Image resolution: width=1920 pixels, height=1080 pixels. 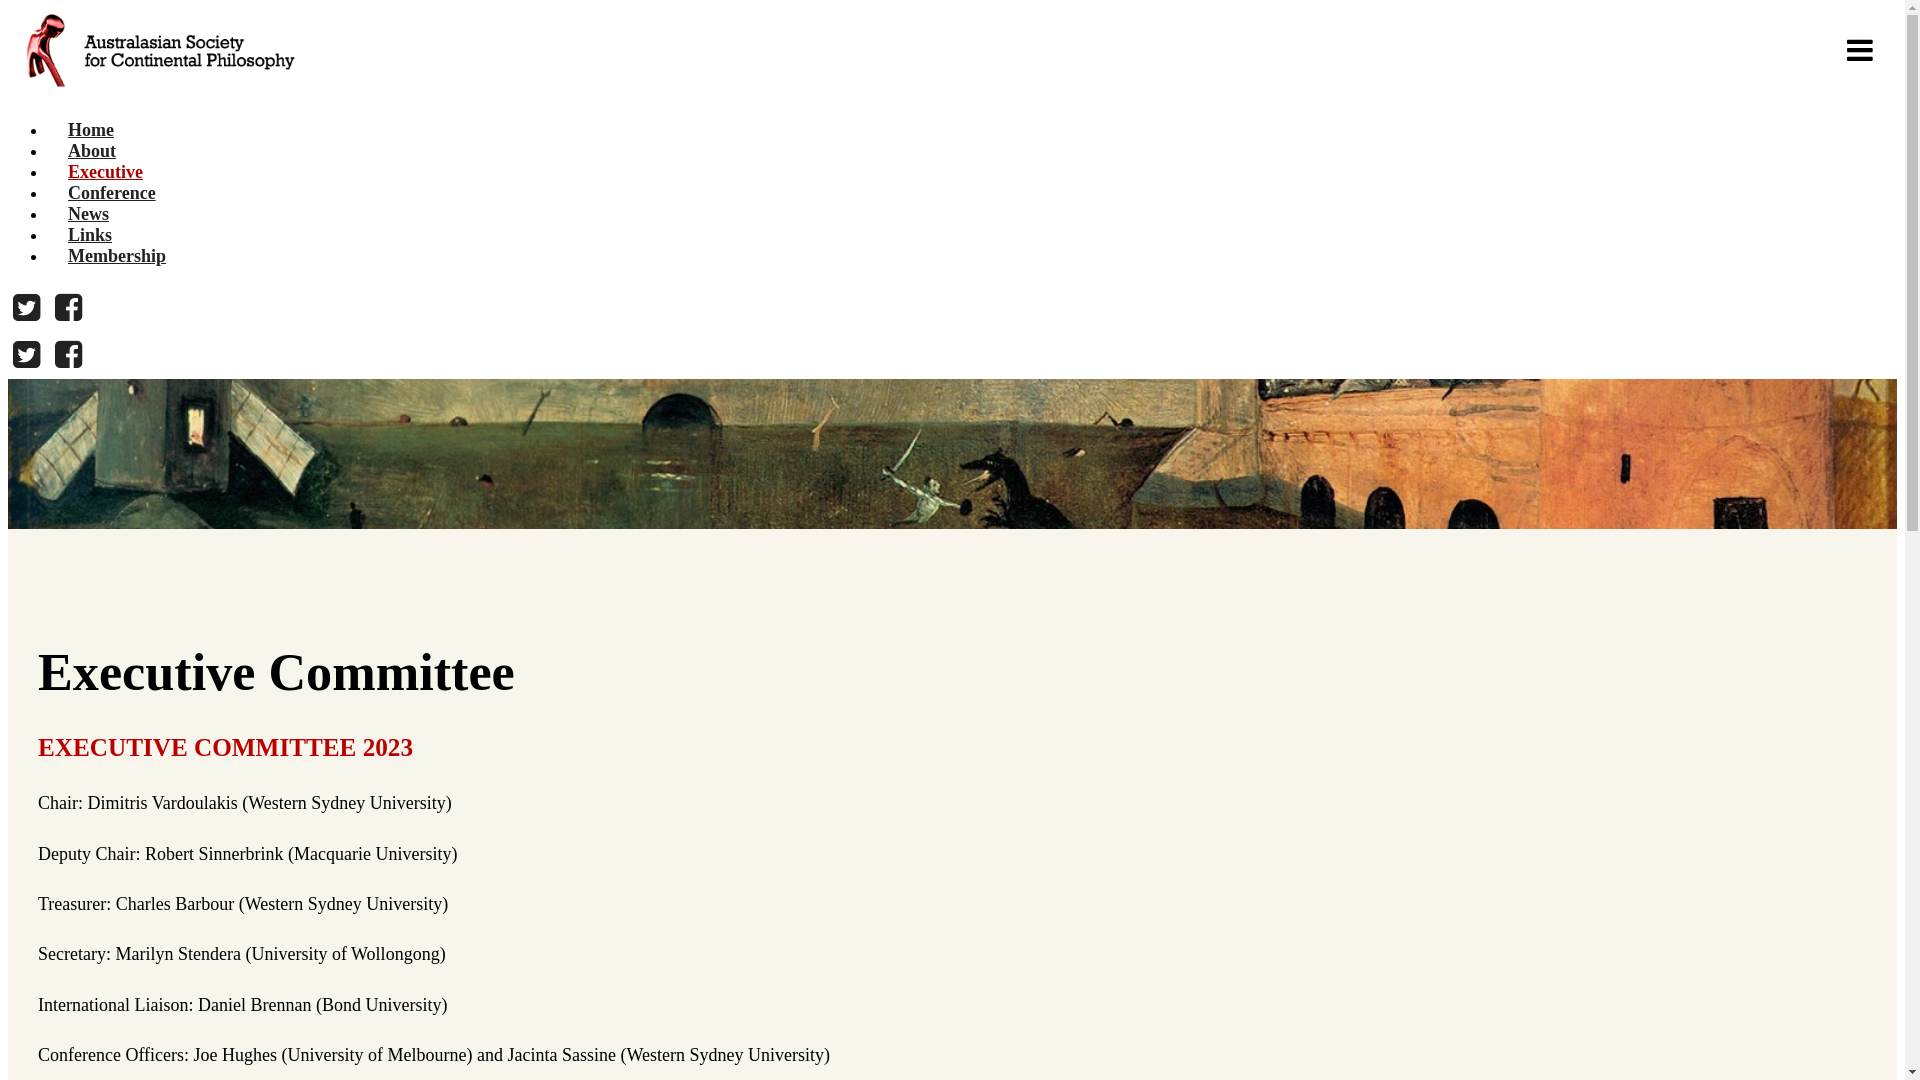 I want to click on 'Executive', so click(x=104, y=171).